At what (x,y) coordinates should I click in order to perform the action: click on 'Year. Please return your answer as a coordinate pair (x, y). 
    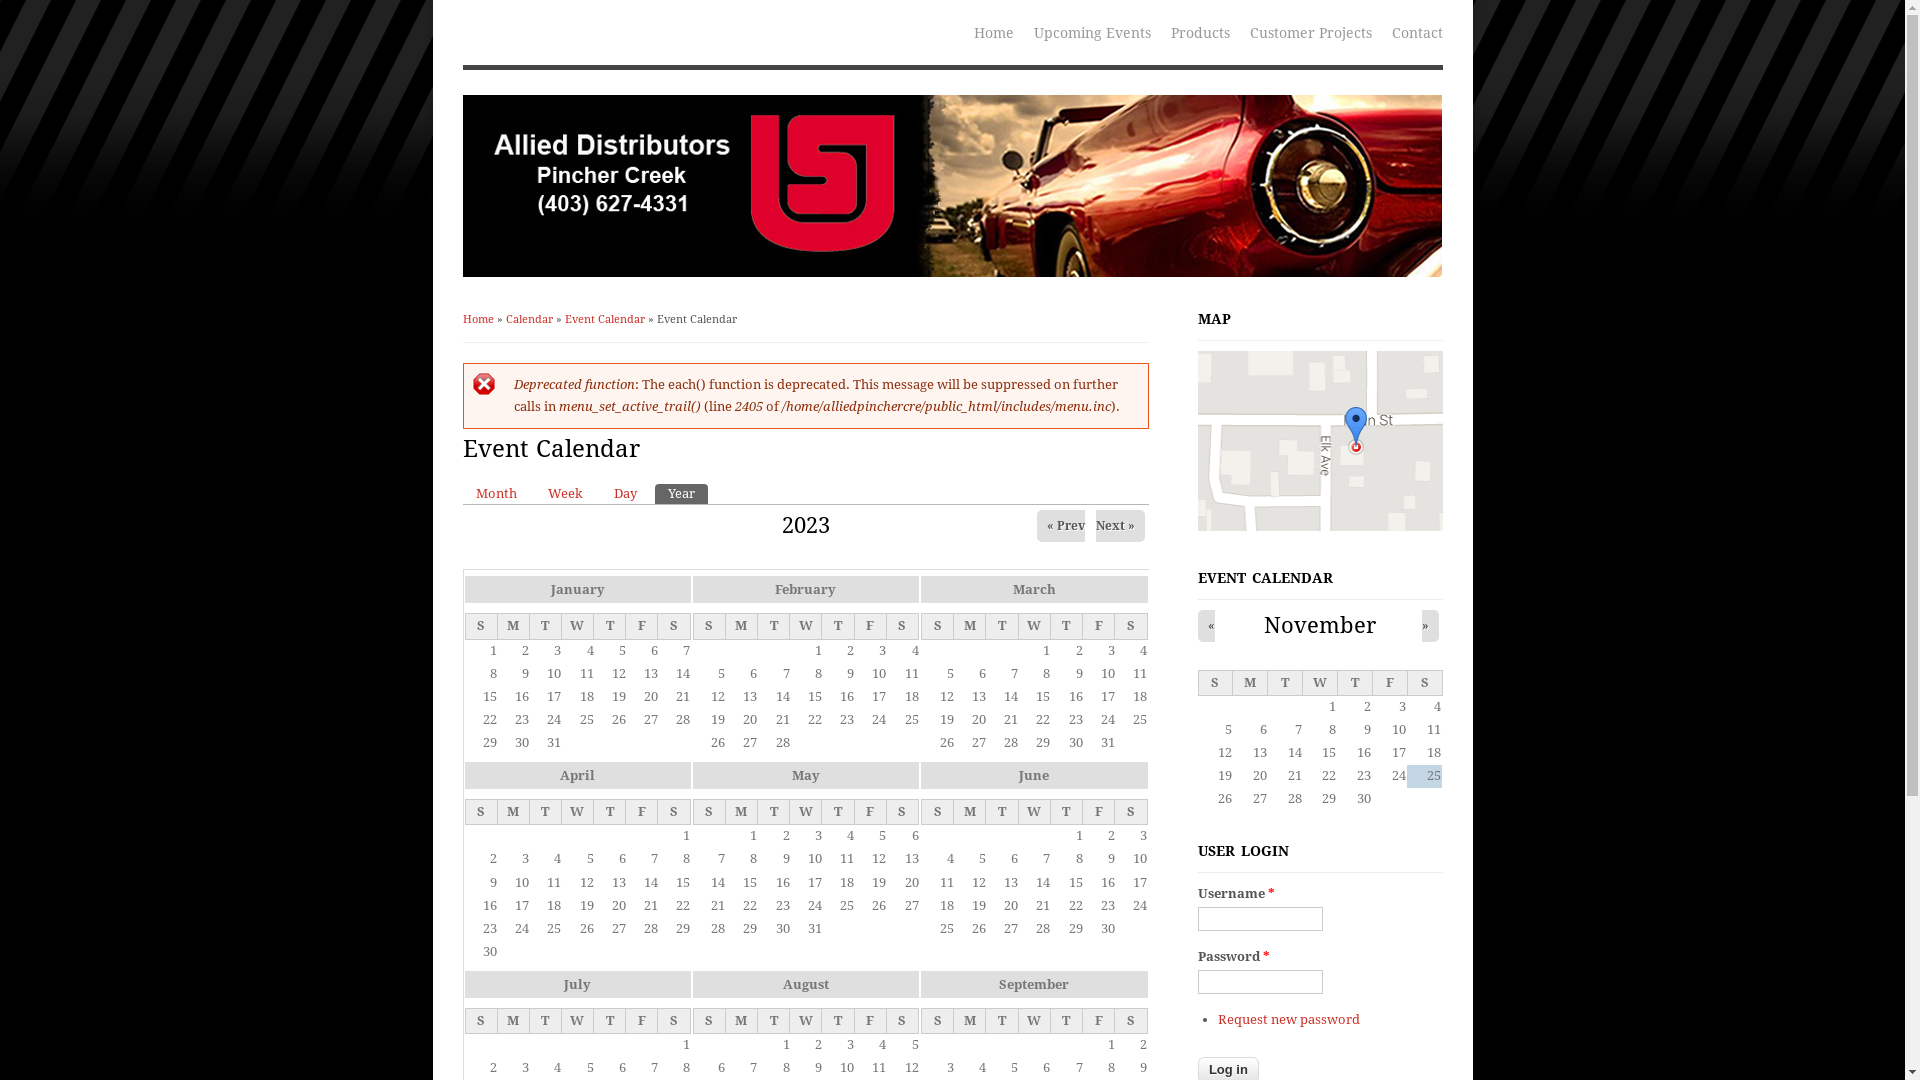
    Looking at the image, I should click on (680, 493).